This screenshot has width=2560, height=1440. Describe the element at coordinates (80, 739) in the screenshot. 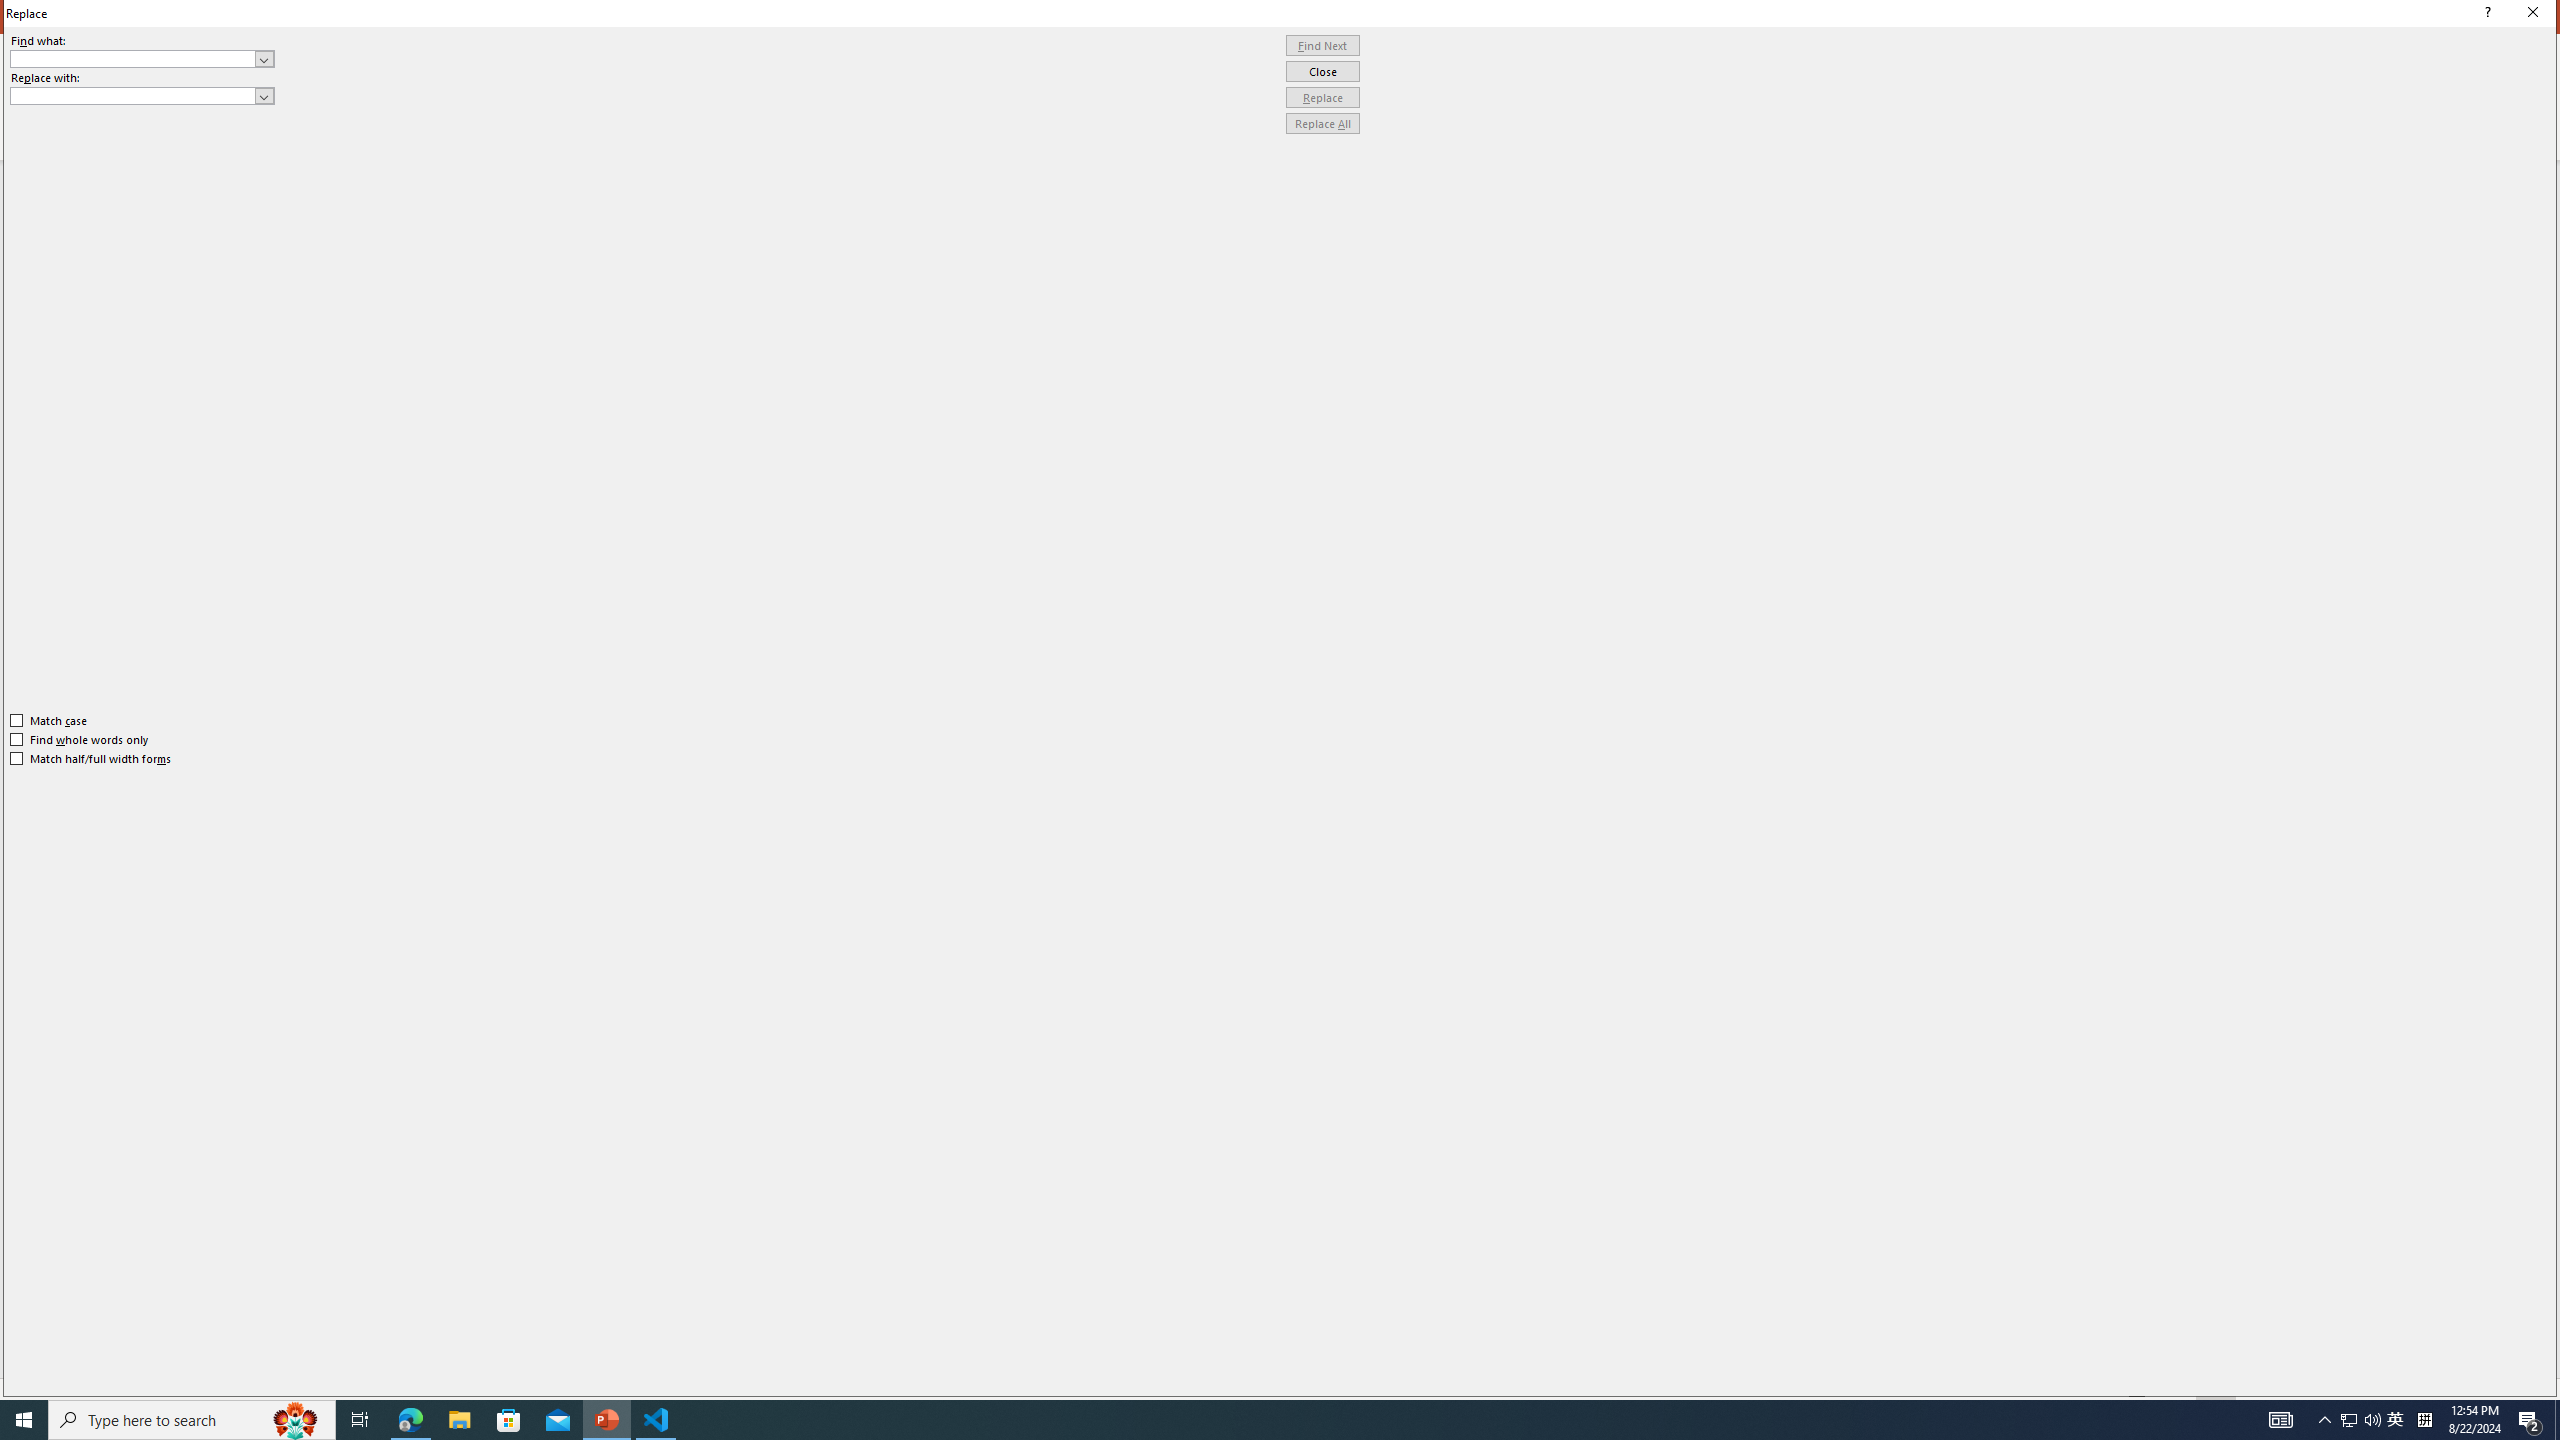

I see `'Find whole words only'` at that location.